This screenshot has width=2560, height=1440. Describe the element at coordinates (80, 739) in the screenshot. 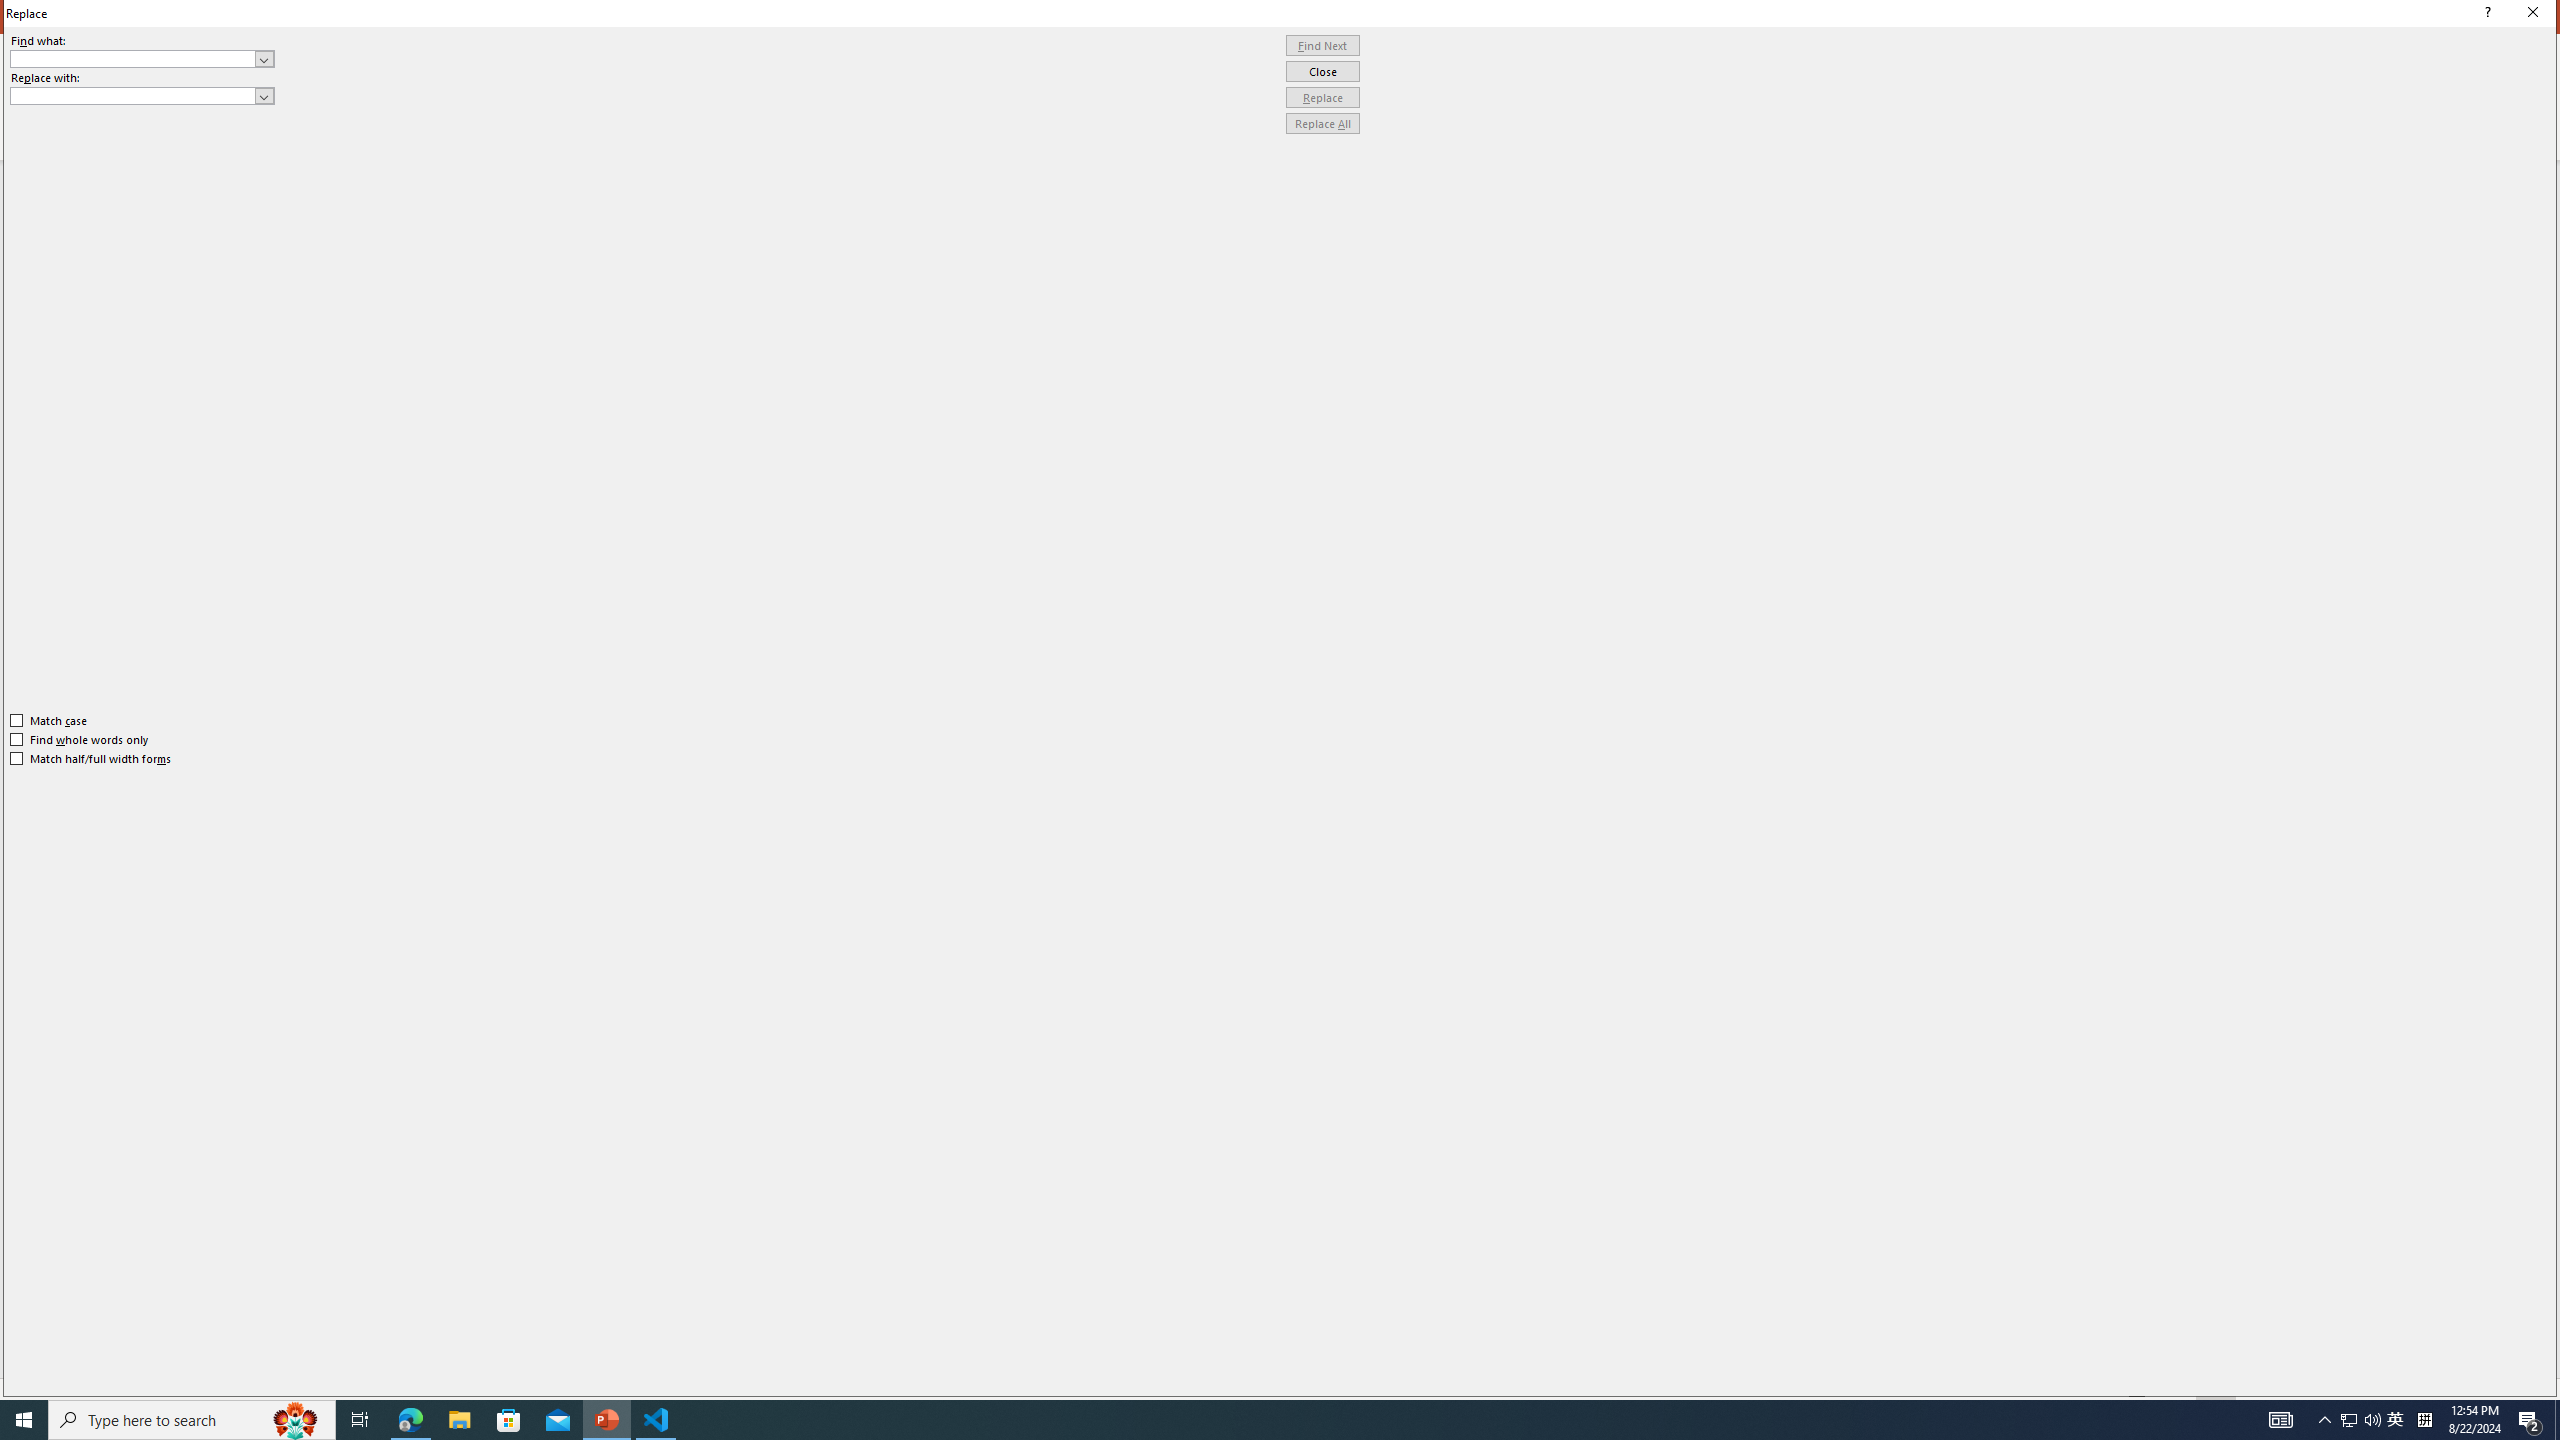

I see `'Find whole words only'` at that location.